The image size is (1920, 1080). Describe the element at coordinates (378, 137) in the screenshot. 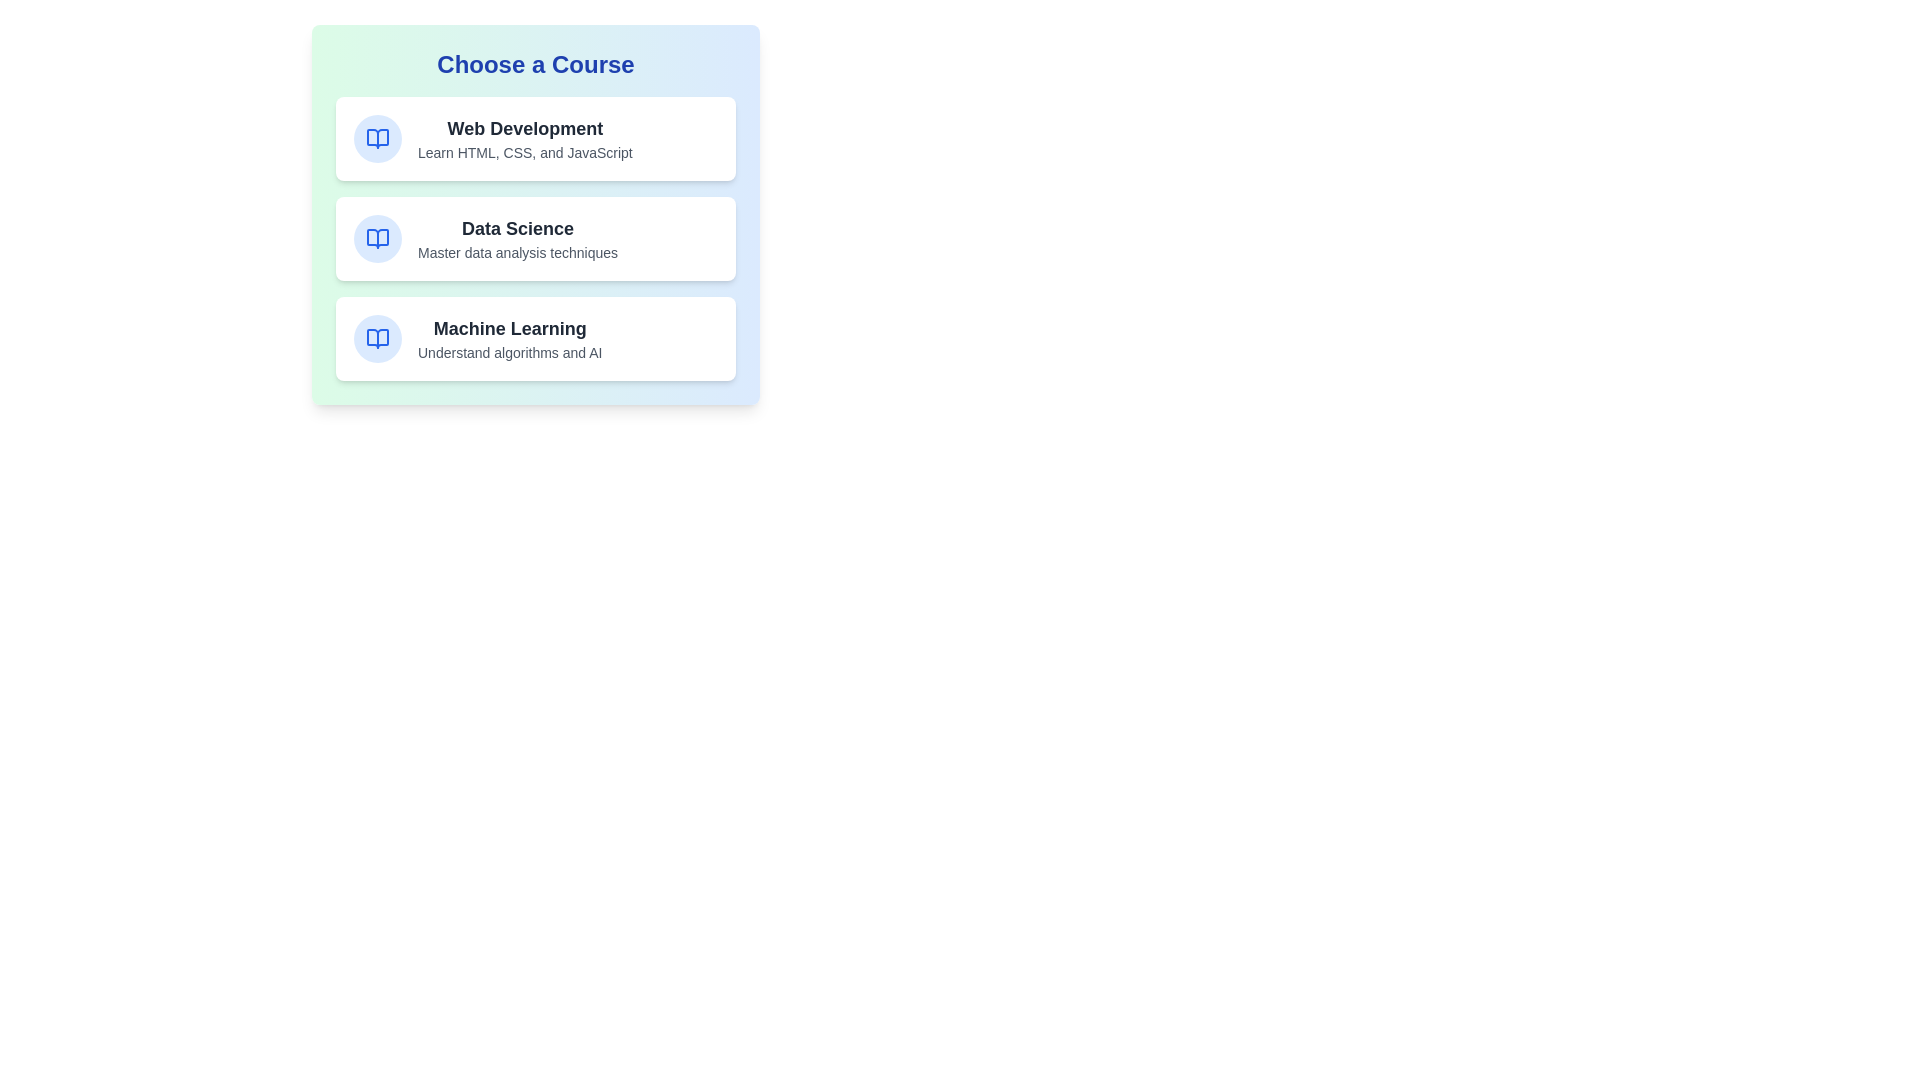

I see `the open book SVG icon next to the 'Web Development' course title in the 'Choose a Course' section` at that location.